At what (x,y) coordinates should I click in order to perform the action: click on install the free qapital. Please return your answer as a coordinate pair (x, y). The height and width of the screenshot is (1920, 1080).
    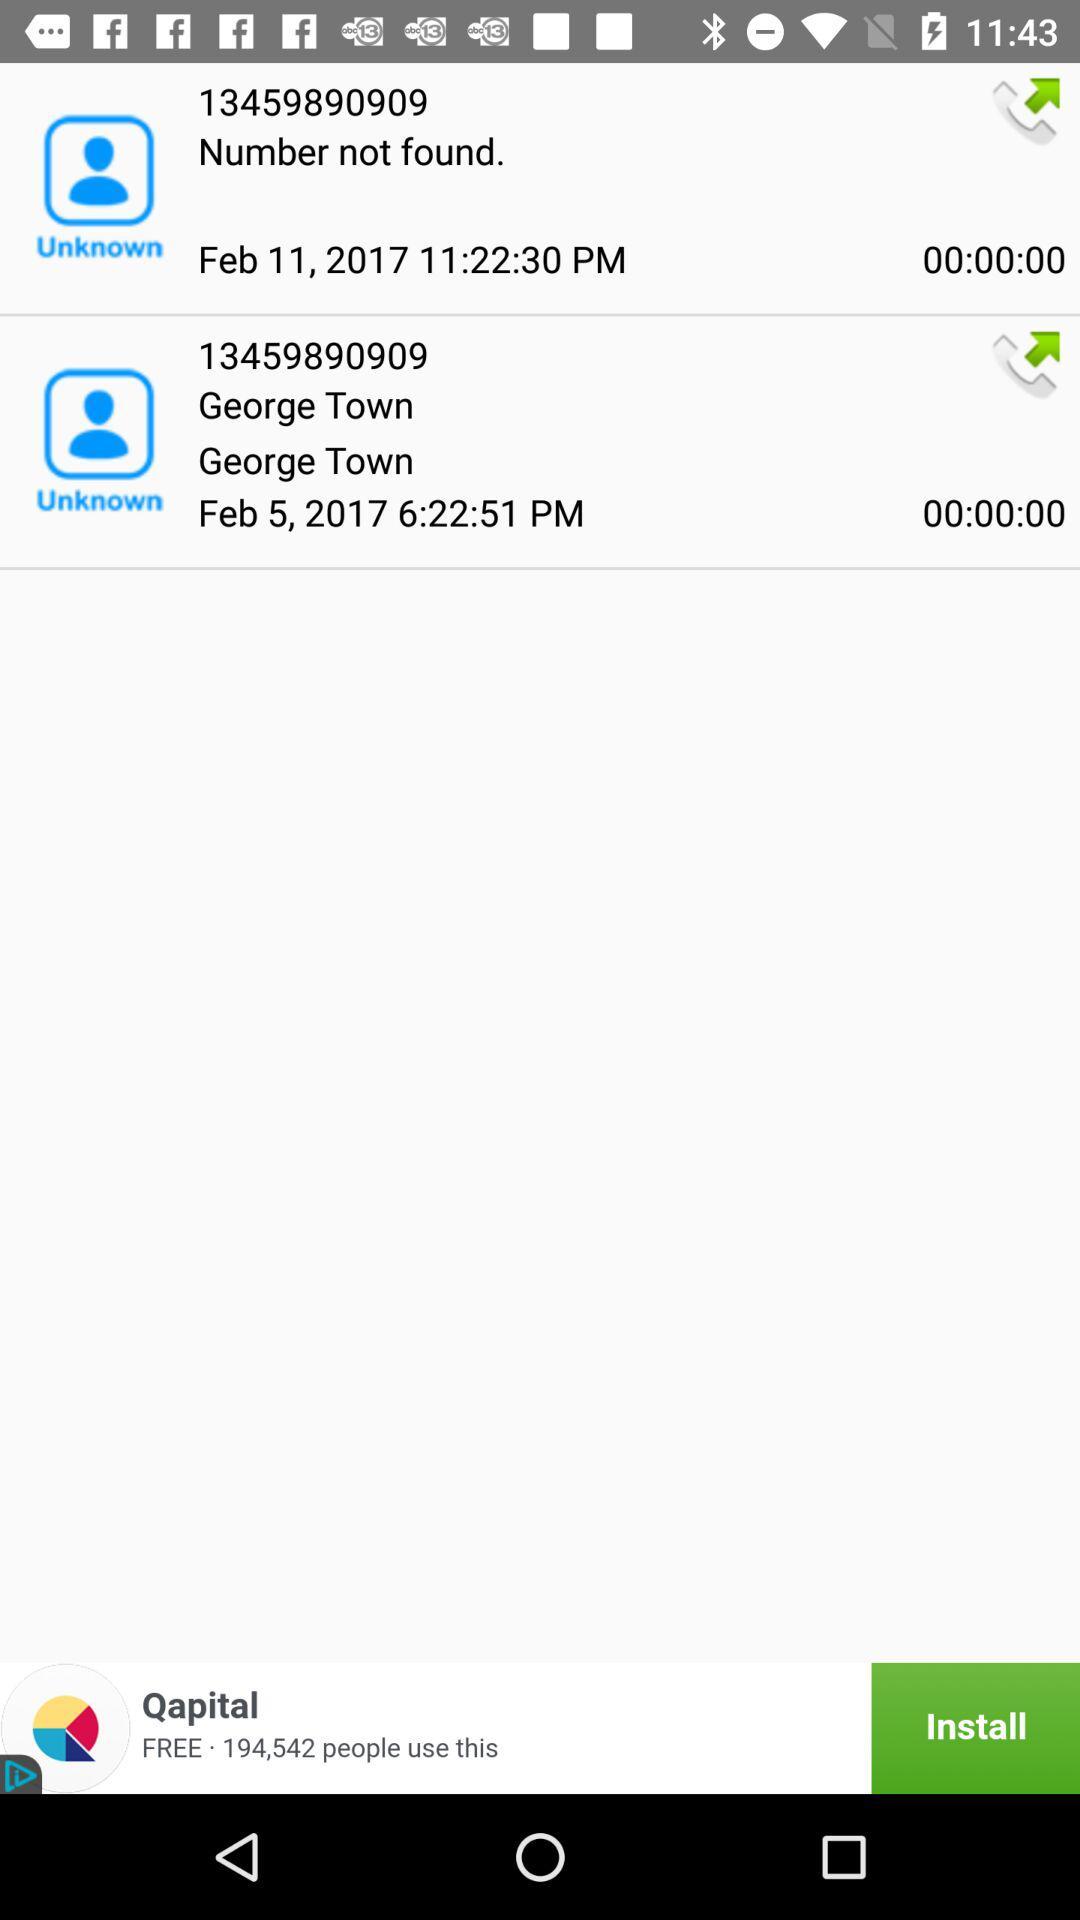
    Looking at the image, I should click on (540, 1727).